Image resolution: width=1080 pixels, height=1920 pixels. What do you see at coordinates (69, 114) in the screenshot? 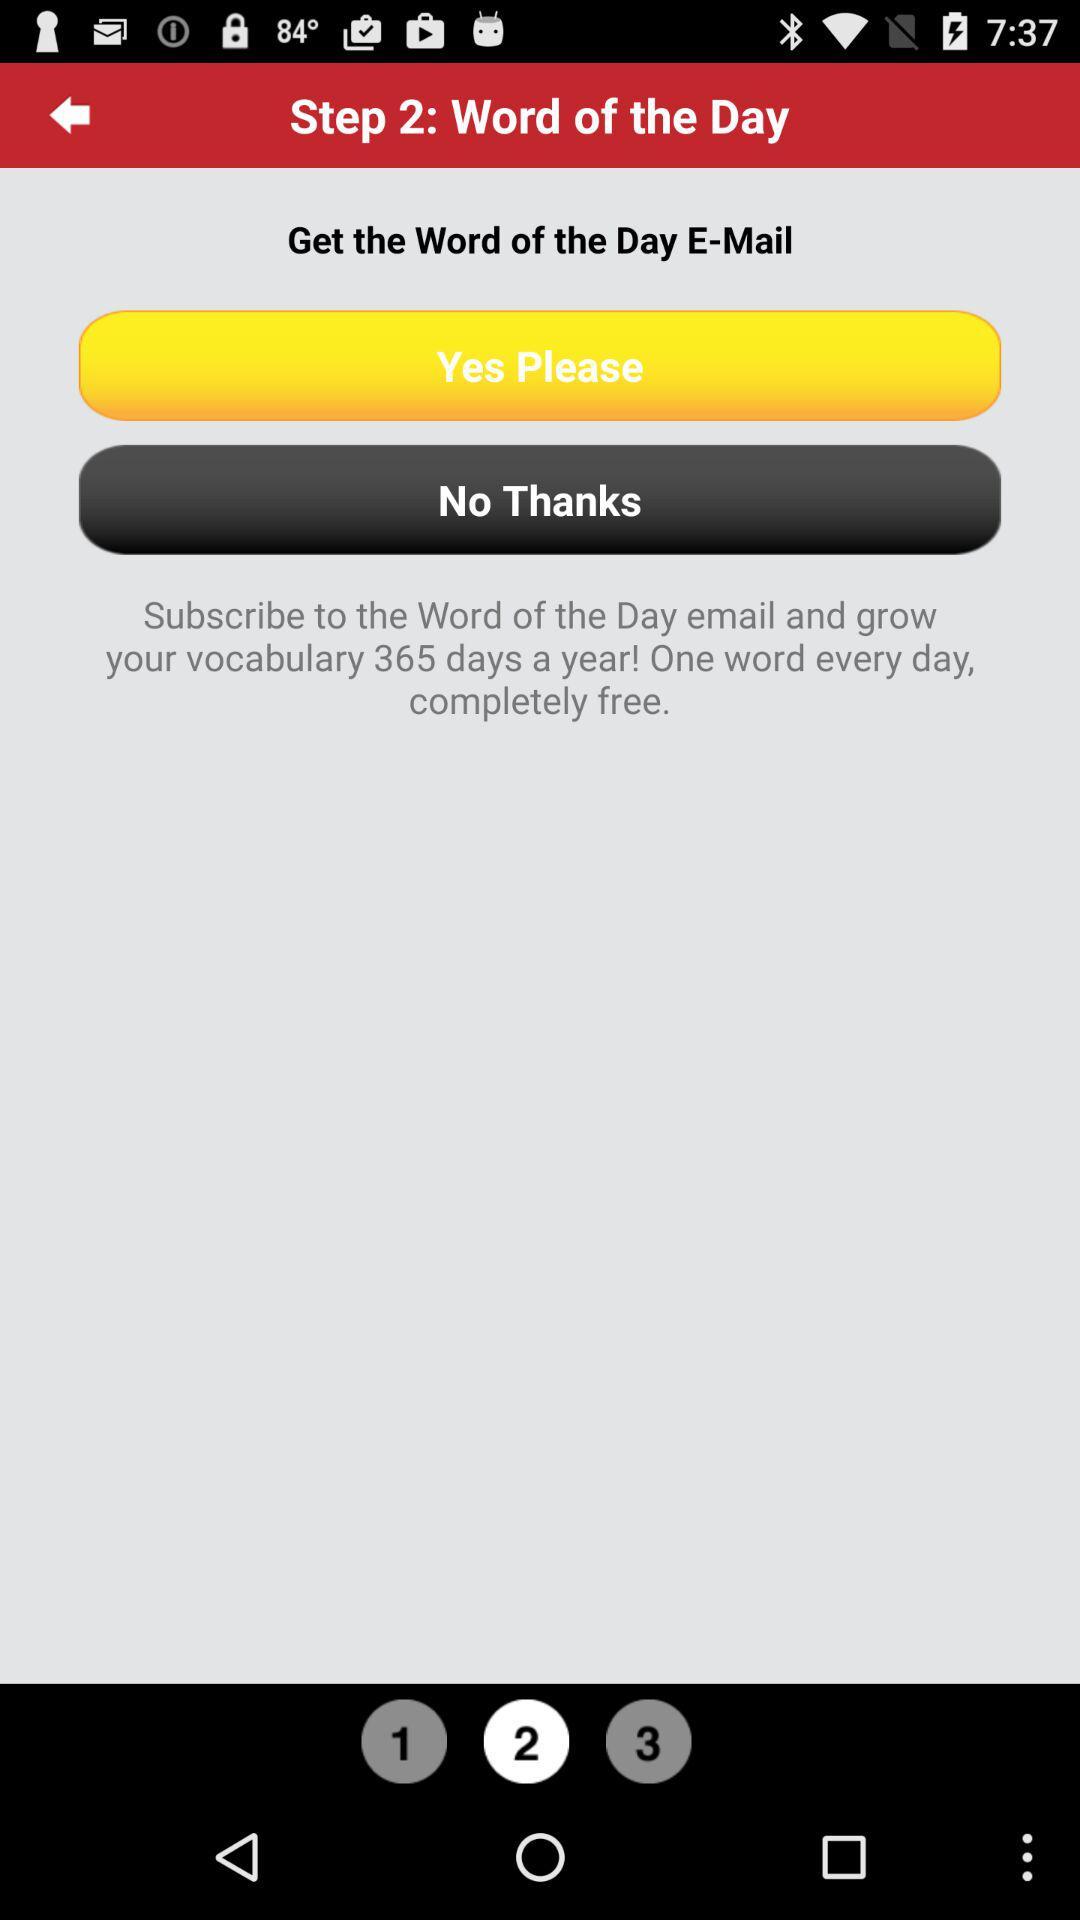
I see `icon above get the word icon` at bounding box center [69, 114].